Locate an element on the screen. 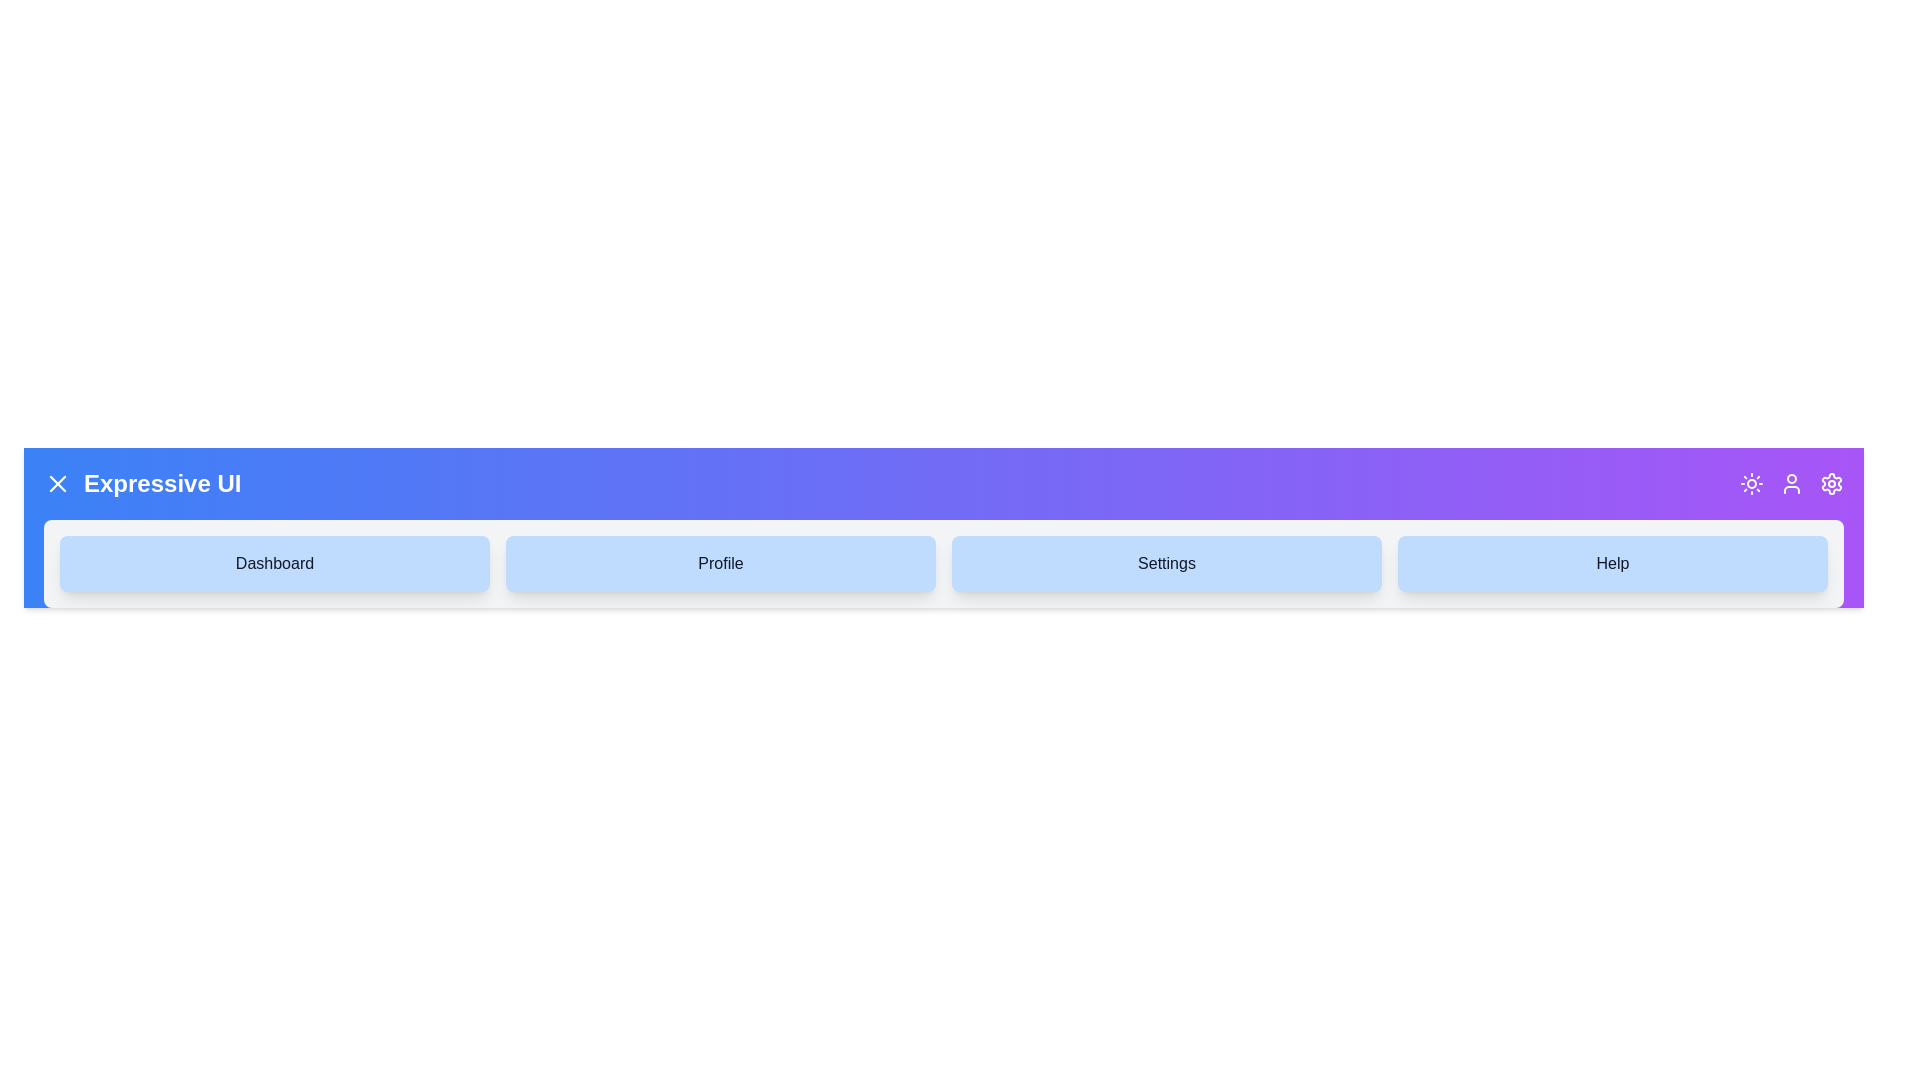 This screenshot has width=1920, height=1080. the menu button to toggle the menu is located at coordinates (57, 483).